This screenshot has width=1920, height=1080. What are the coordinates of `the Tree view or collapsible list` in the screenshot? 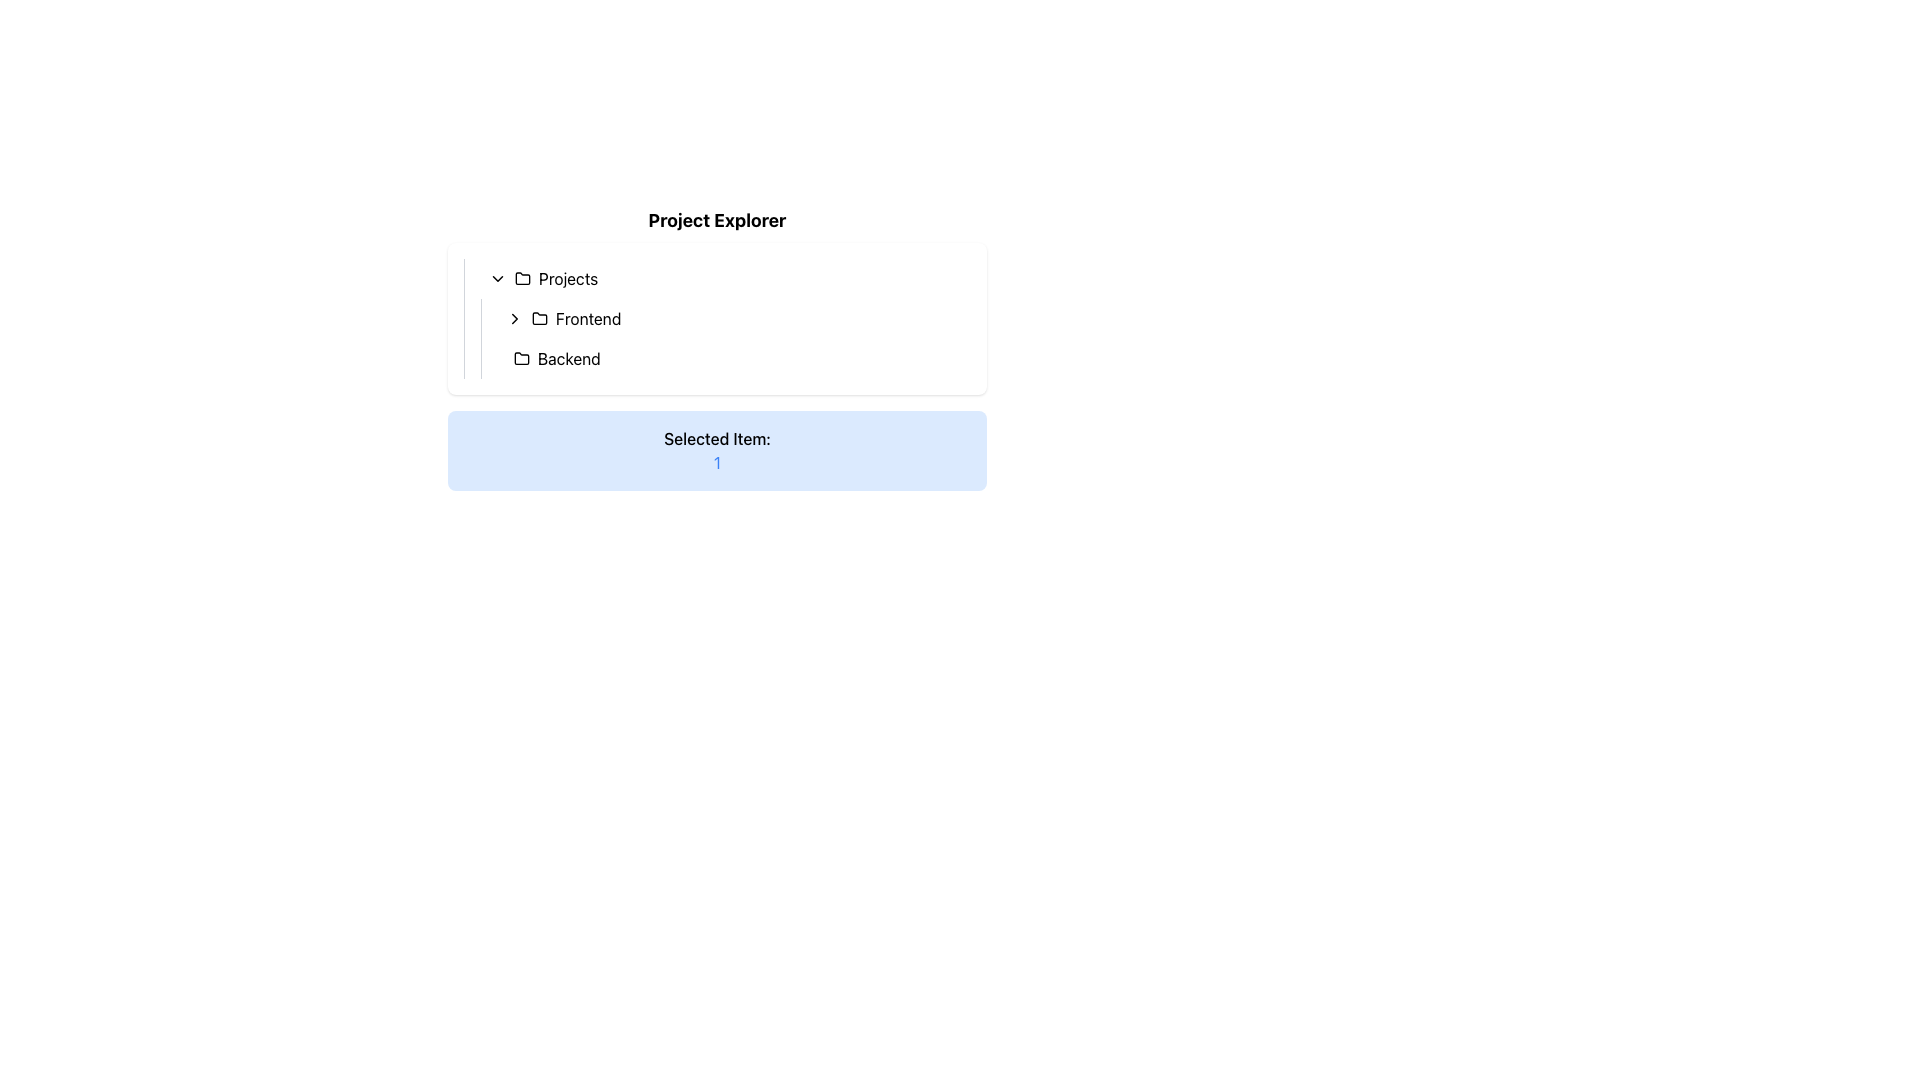 It's located at (717, 318).